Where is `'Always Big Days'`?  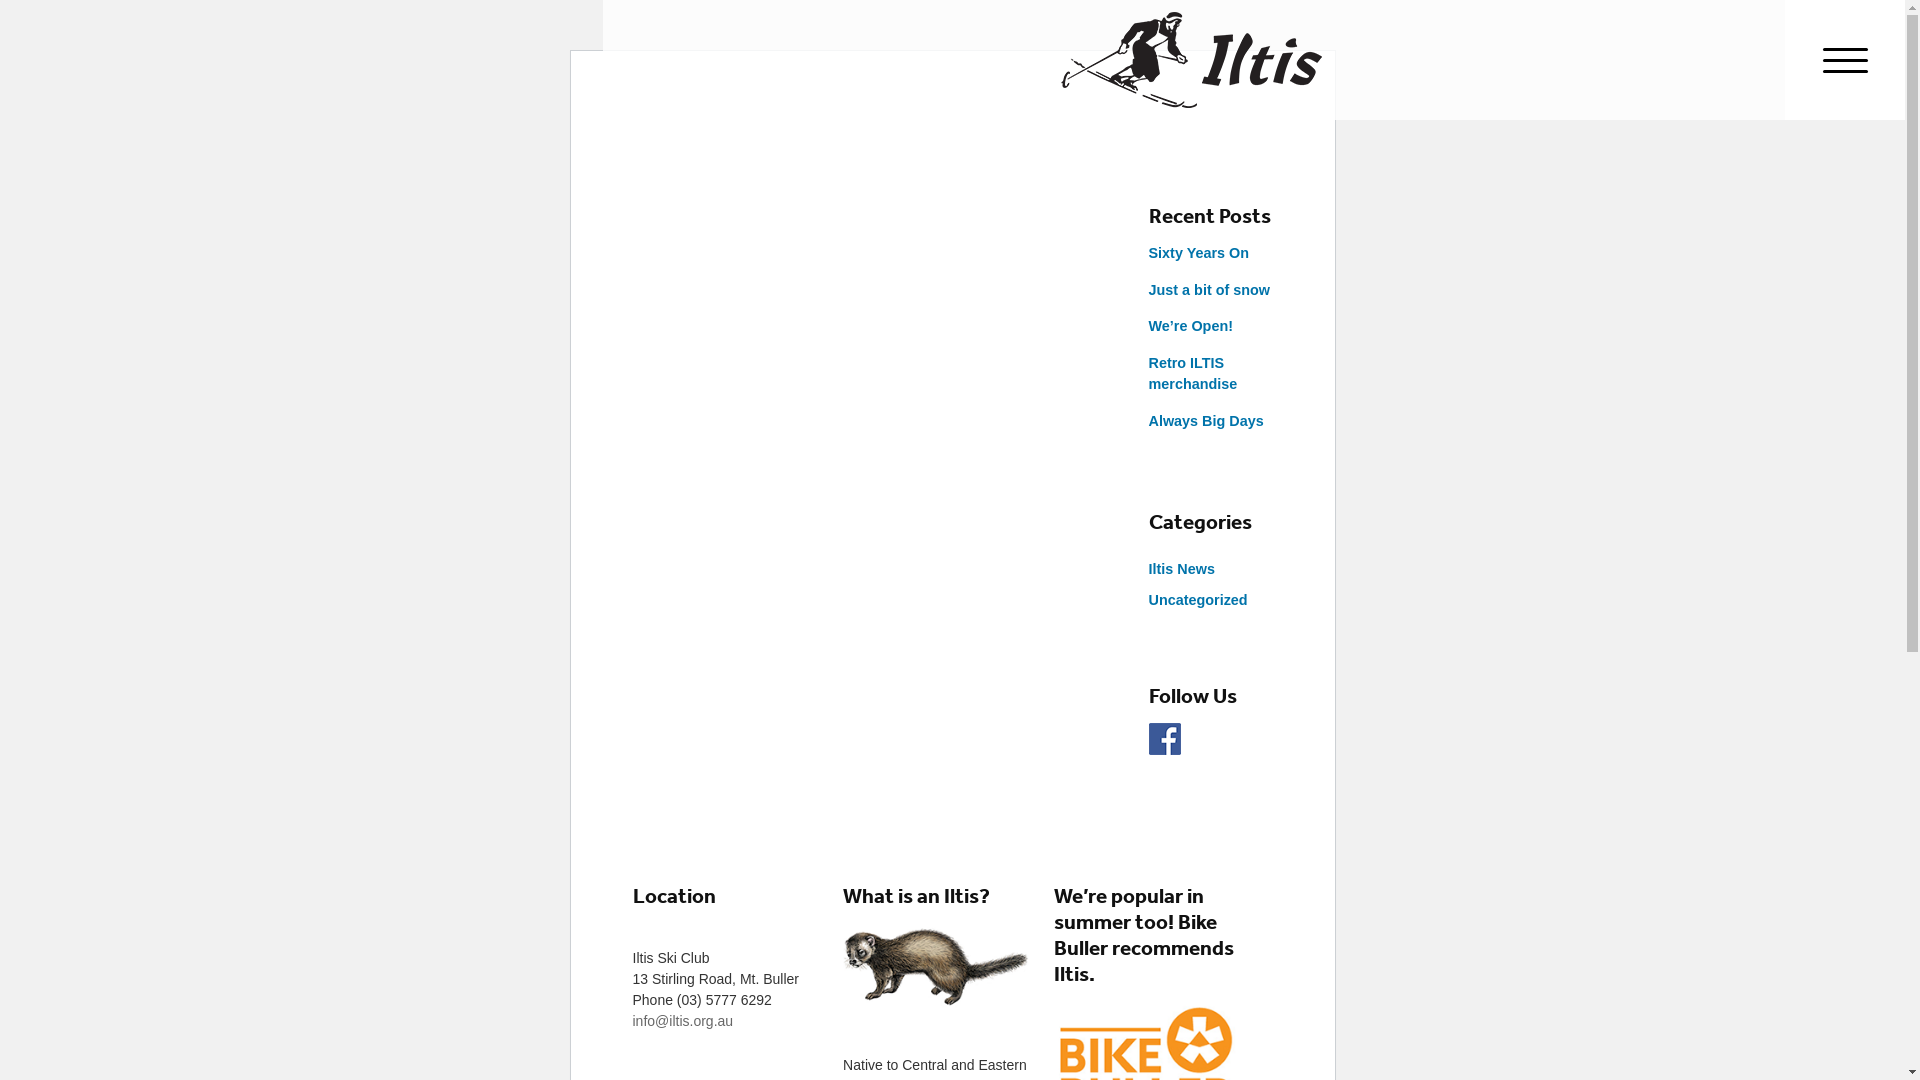 'Always Big Days' is located at coordinates (1204, 419).